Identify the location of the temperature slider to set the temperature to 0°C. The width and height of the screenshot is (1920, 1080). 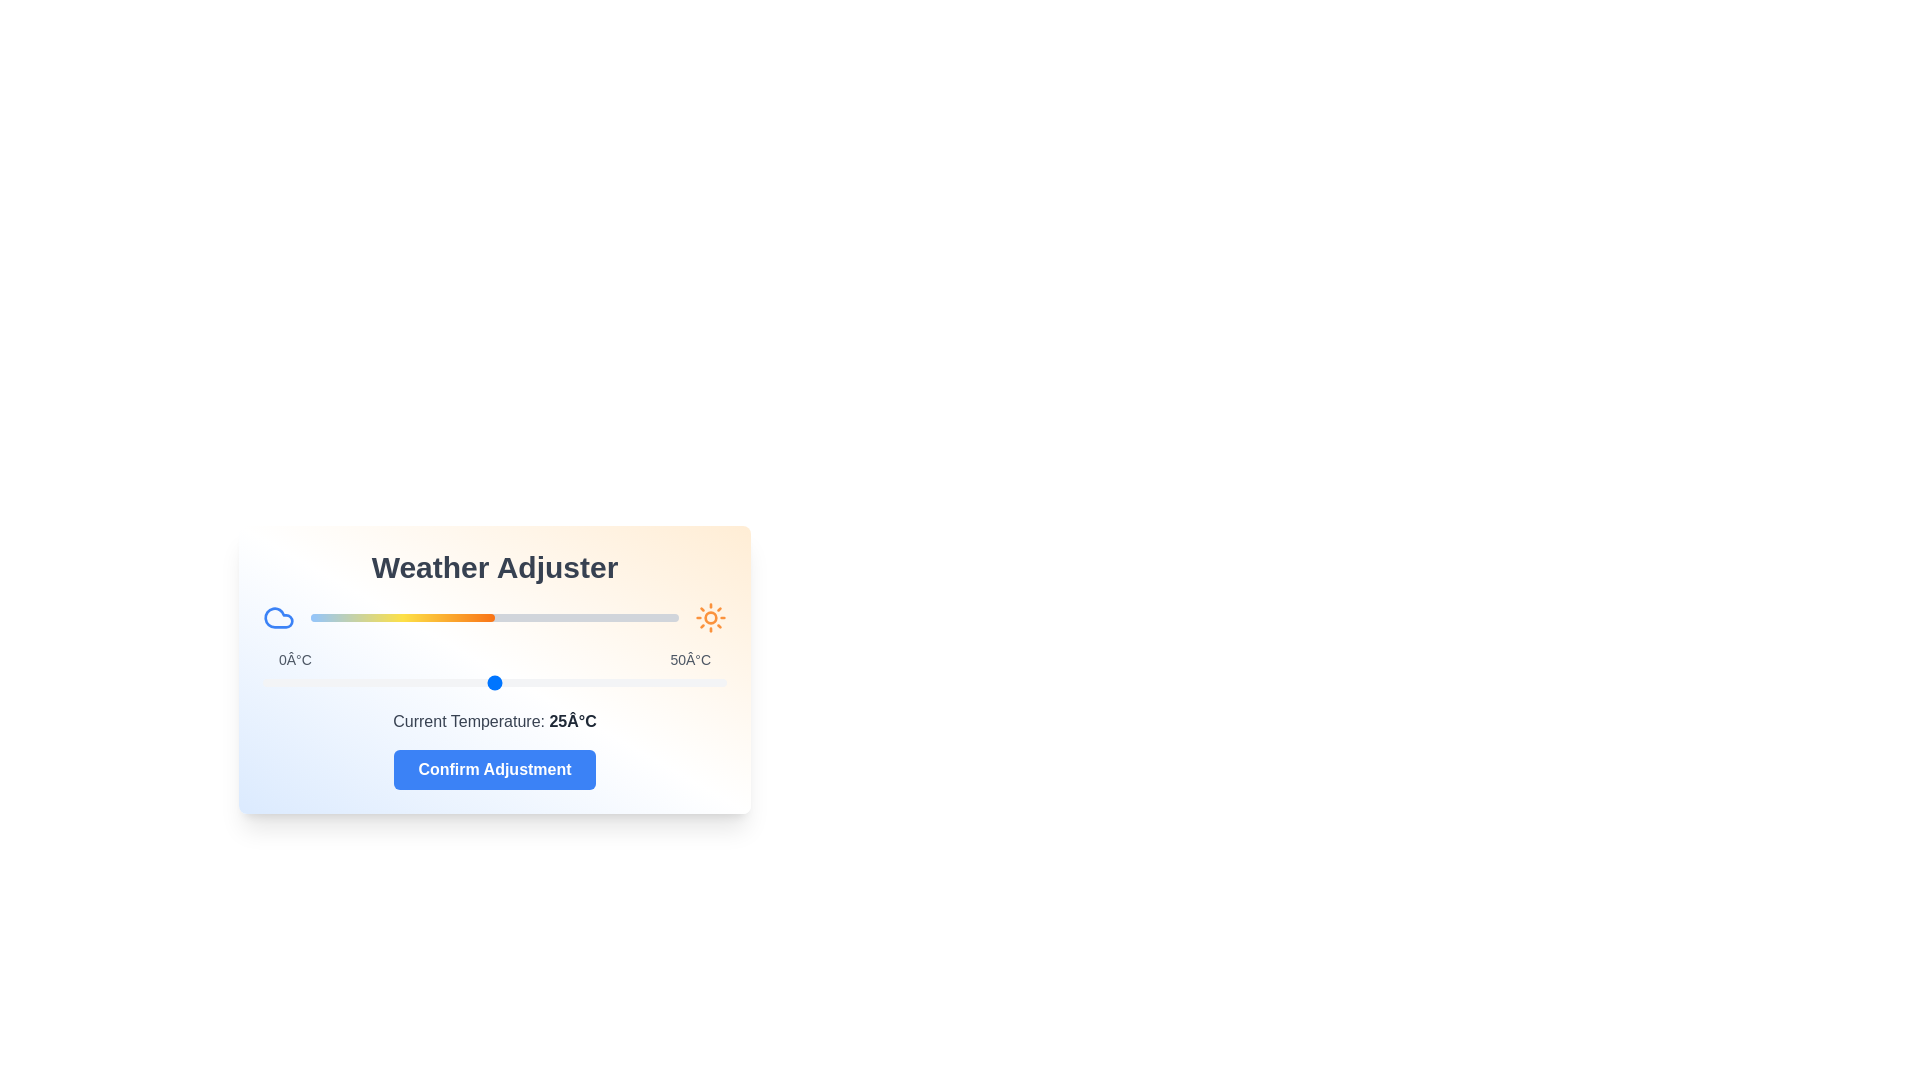
(262, 681).